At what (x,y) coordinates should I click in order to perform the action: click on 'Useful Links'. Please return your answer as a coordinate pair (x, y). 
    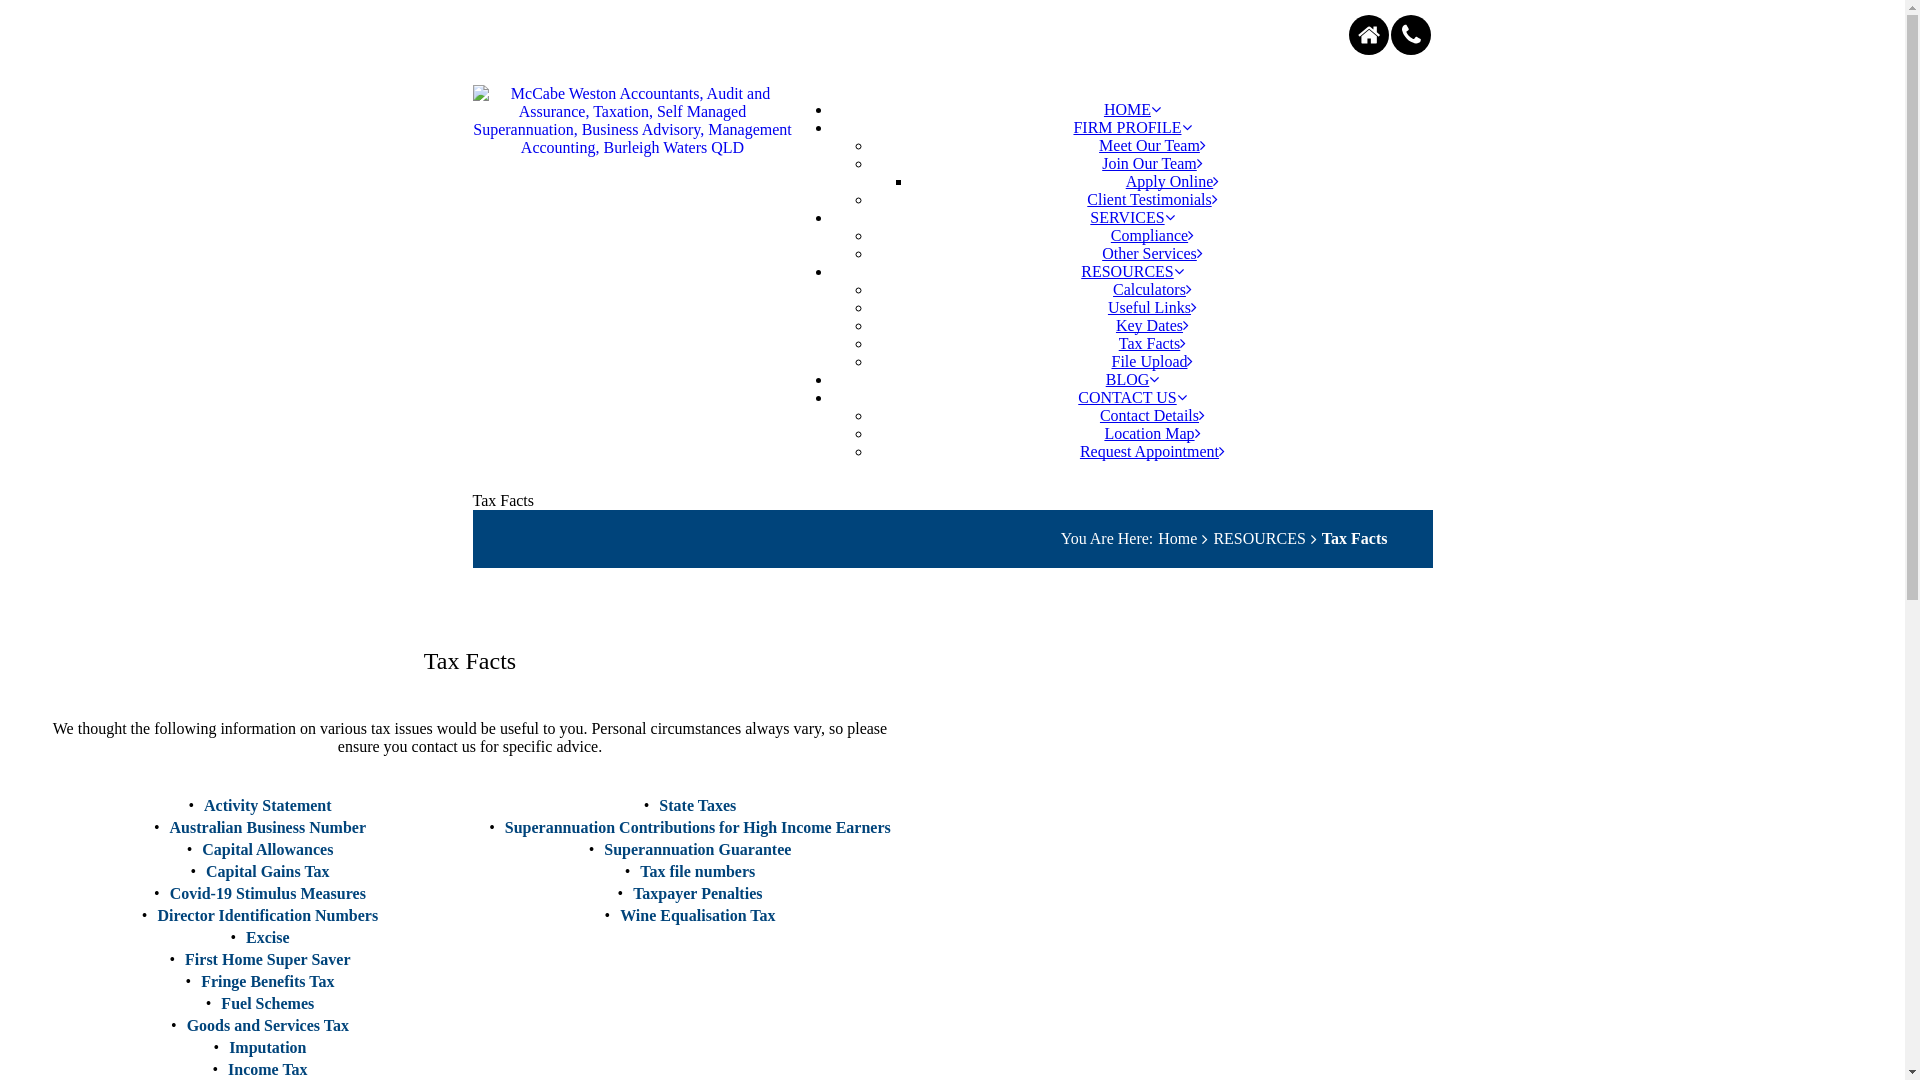
    Looking at the image, I should click on (1107, 307).